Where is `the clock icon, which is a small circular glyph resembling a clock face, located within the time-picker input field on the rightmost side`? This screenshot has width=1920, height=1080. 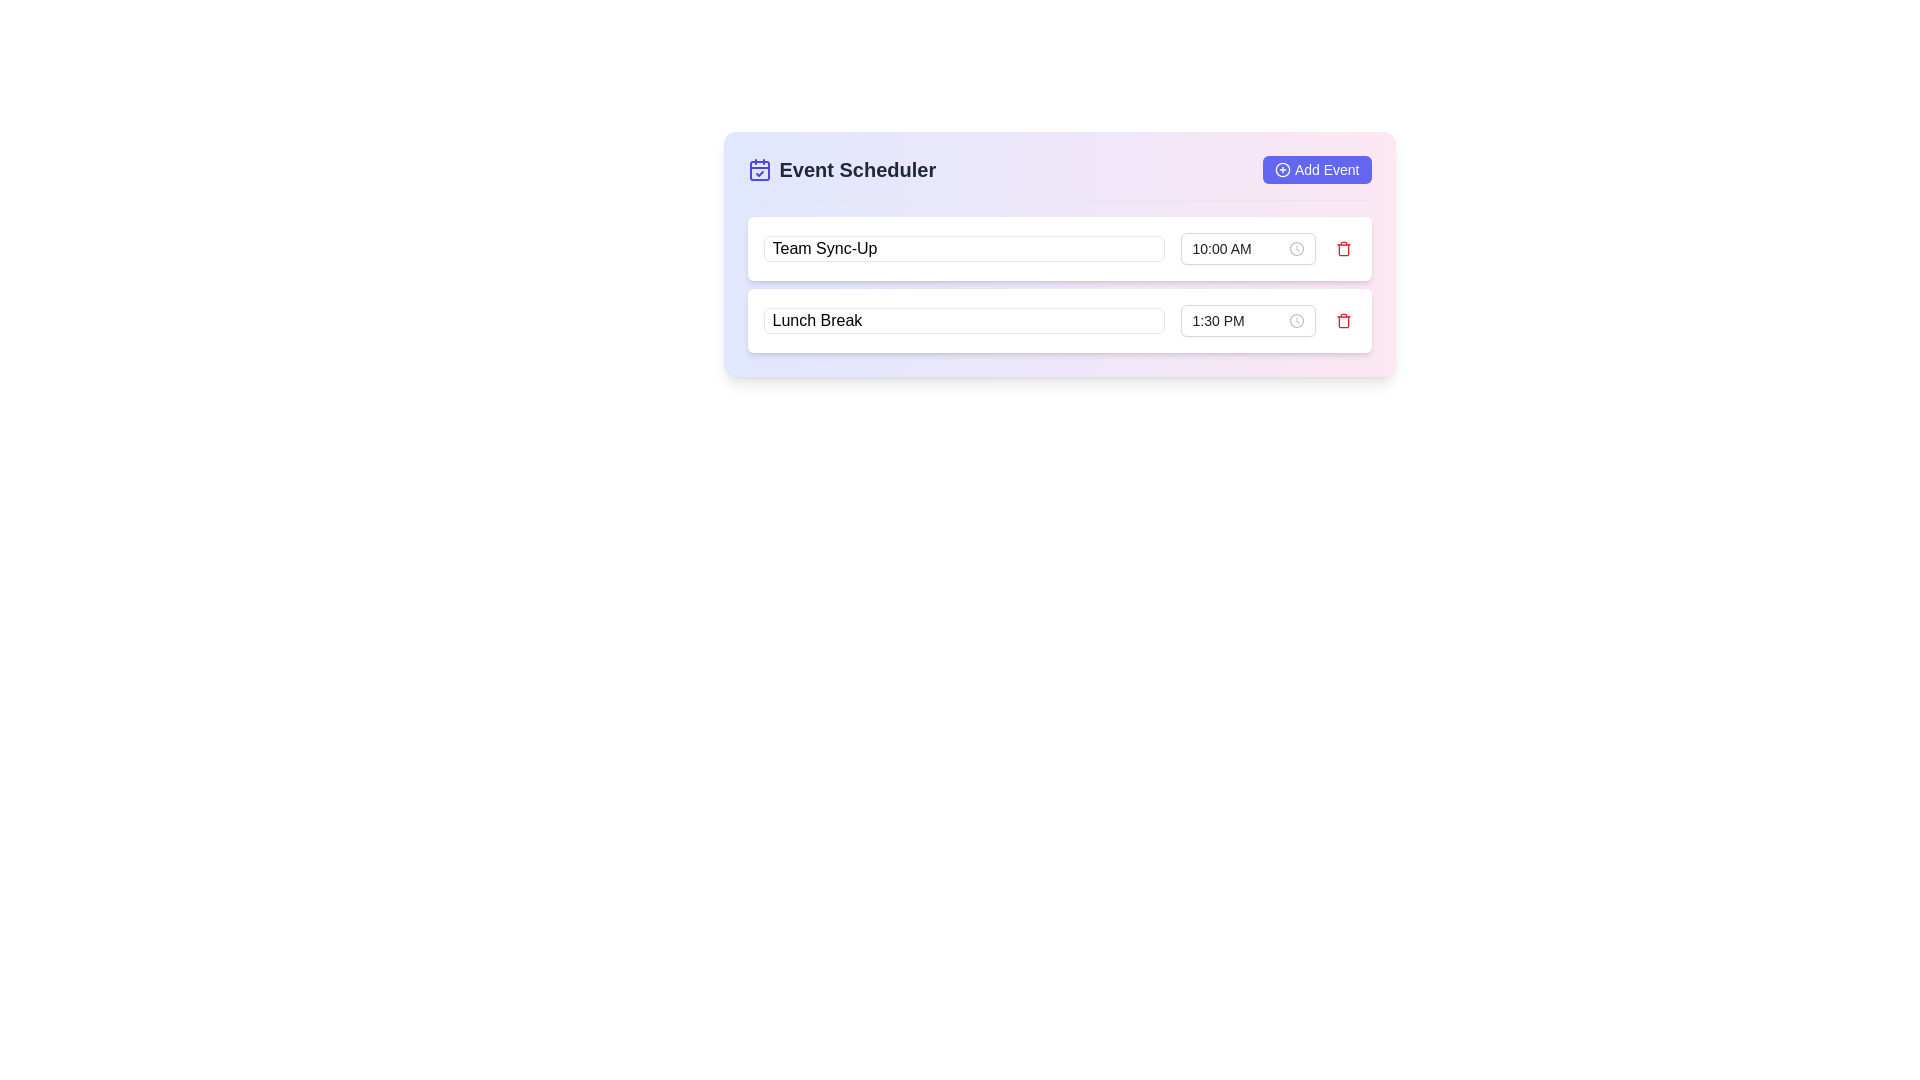
the clock icon, which is a small circular glyph resembling a clock face, located within the time-picker input field on the rightmost side is located at coordinates (1296, 248).